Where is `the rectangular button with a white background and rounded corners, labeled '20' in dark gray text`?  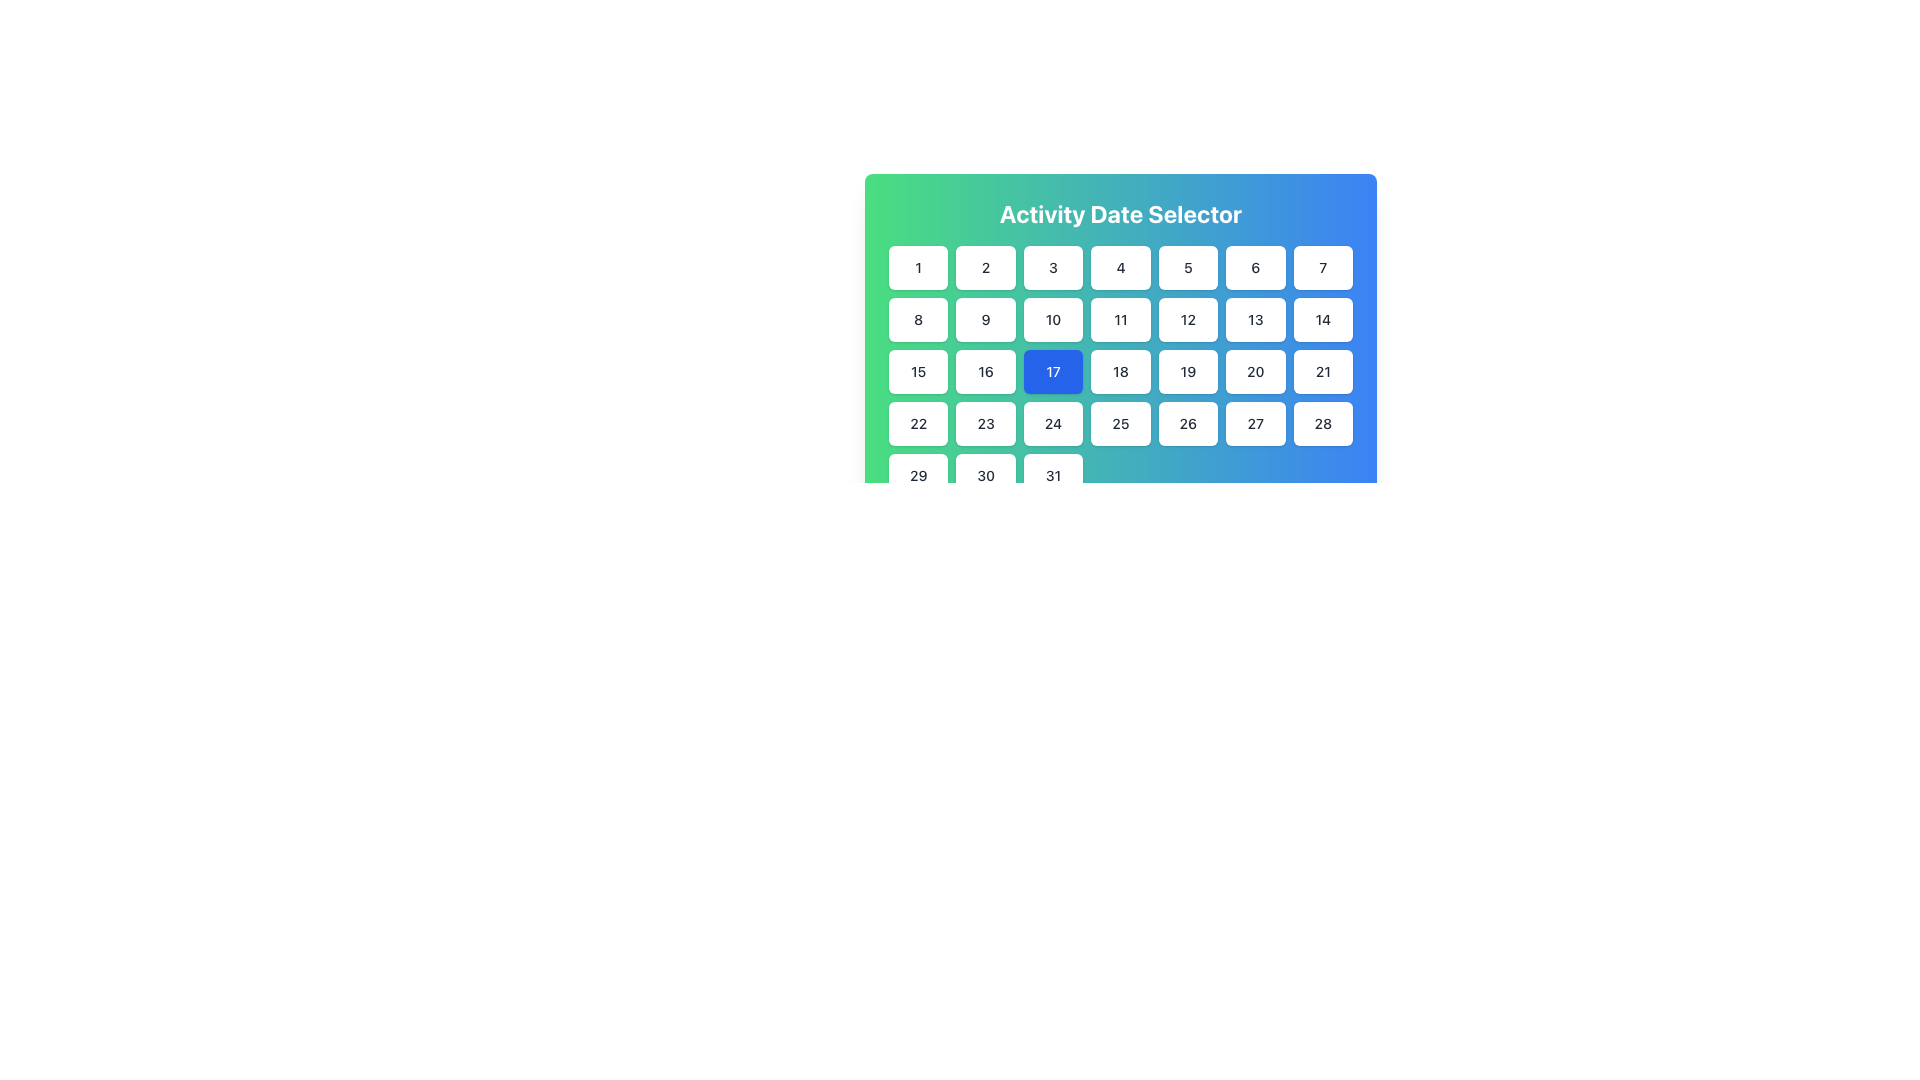 the rectangular button with a white background and rounded corners, labeled '20' in dark gray text is located at coordinates (1254, 371).